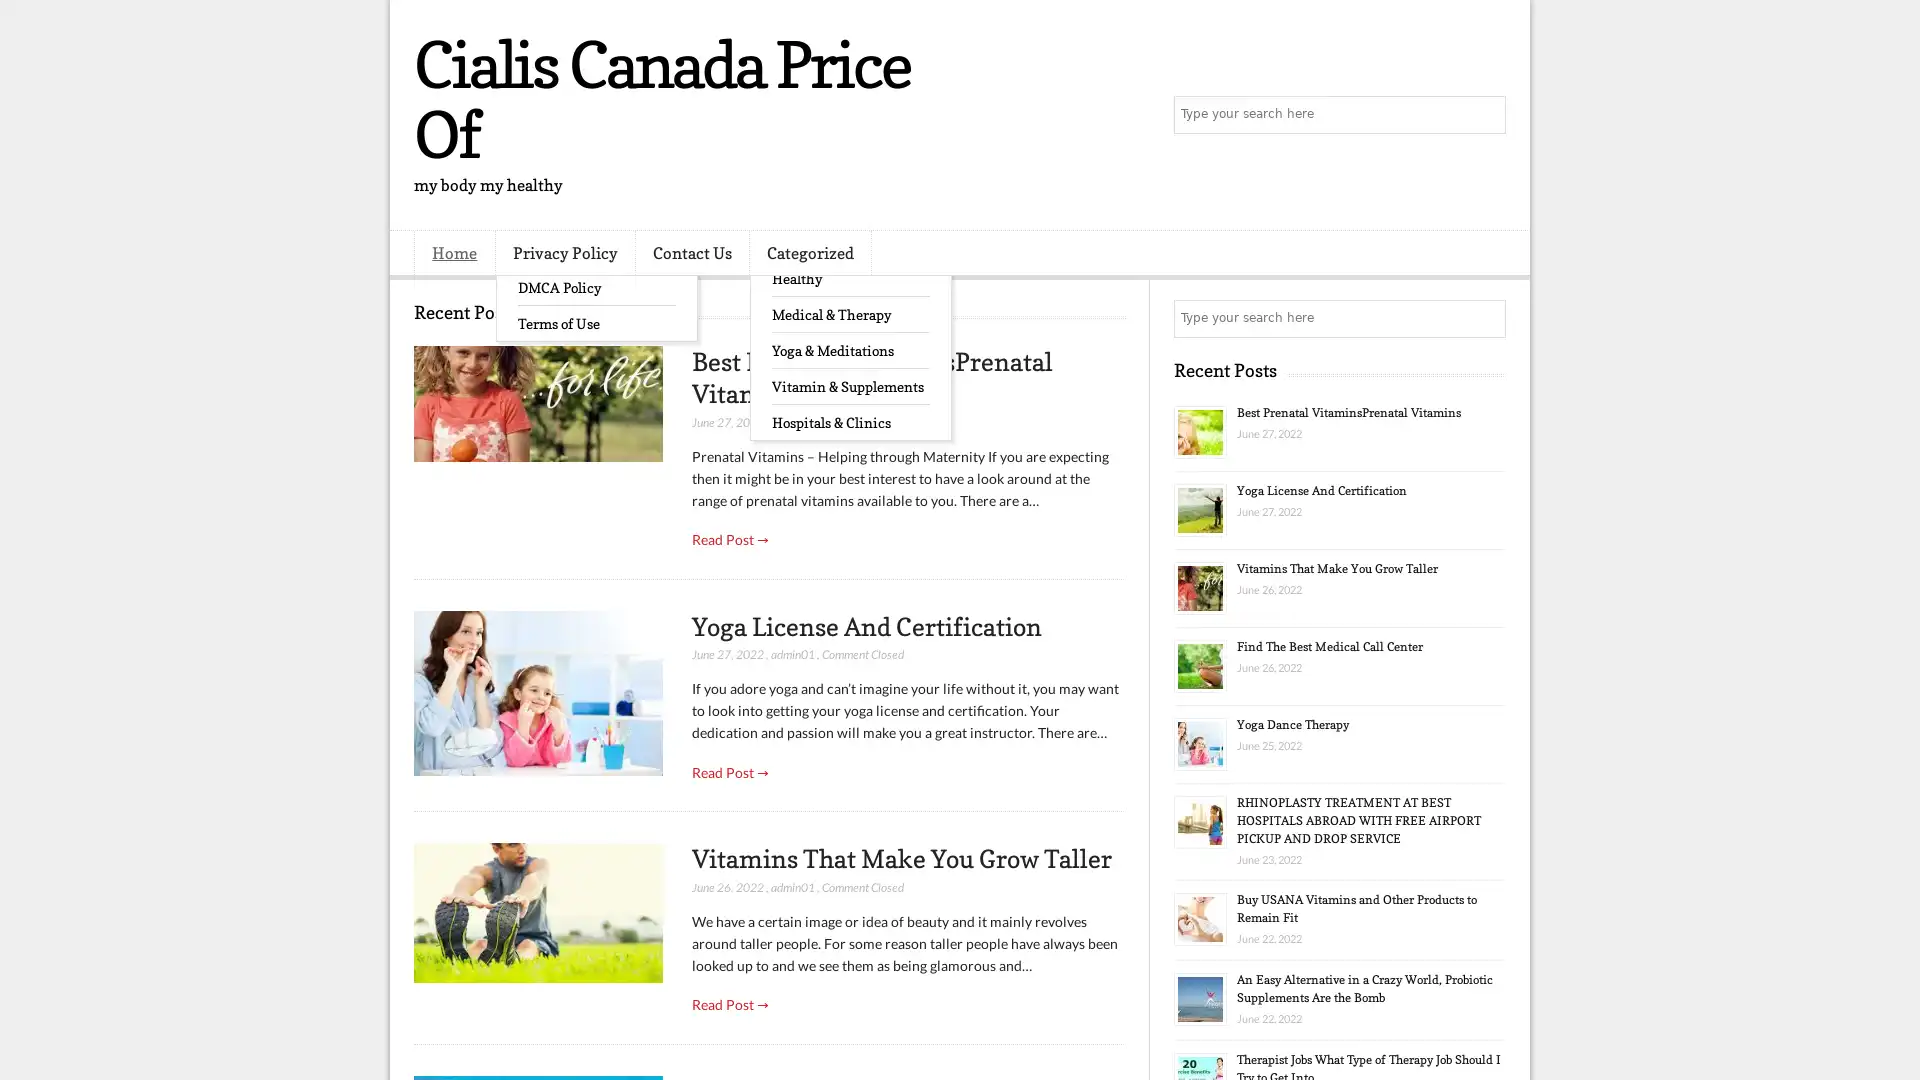  What do you see at coordinates (1485, 318) in the screenshot?
I see `Search` at bounding box center [1485, 318].